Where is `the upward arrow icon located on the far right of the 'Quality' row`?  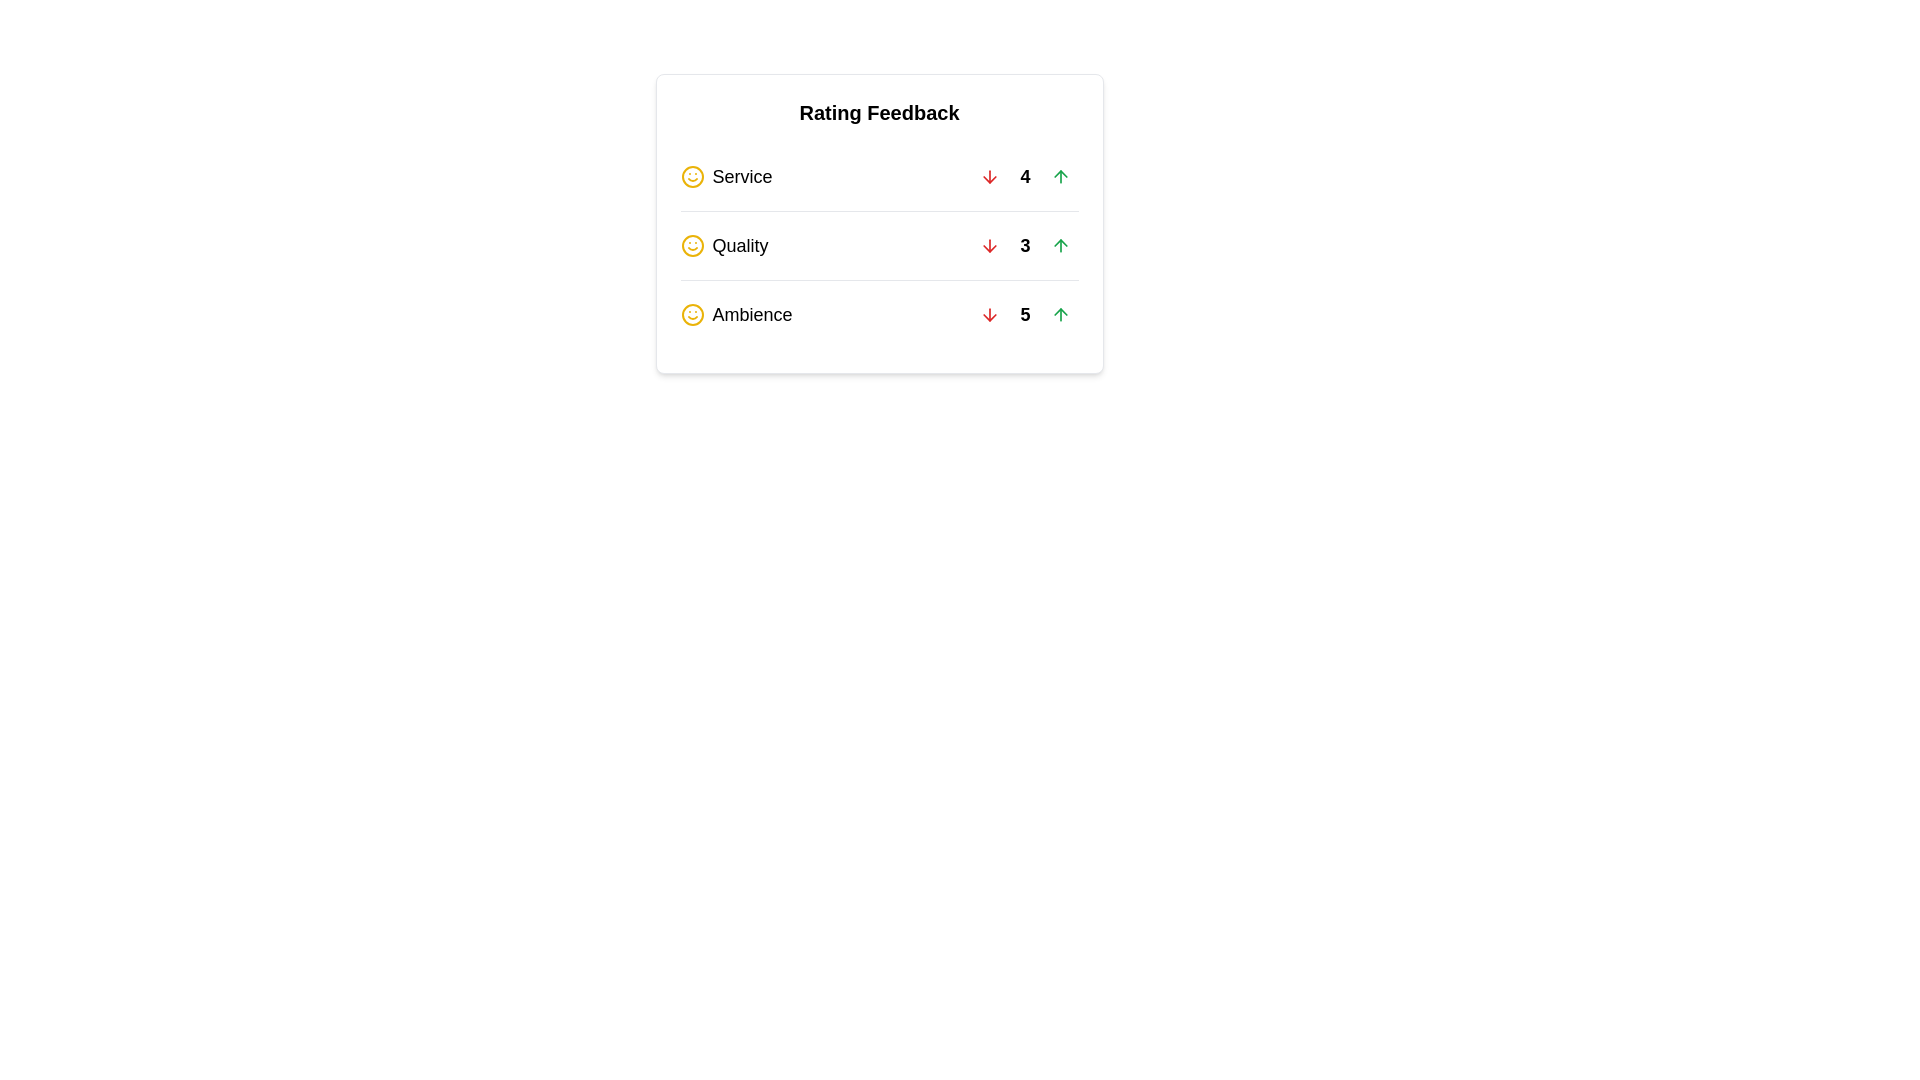
the upward arrow icon located on the far right of the 'Quality' row is located at coordinates (1059, 245).